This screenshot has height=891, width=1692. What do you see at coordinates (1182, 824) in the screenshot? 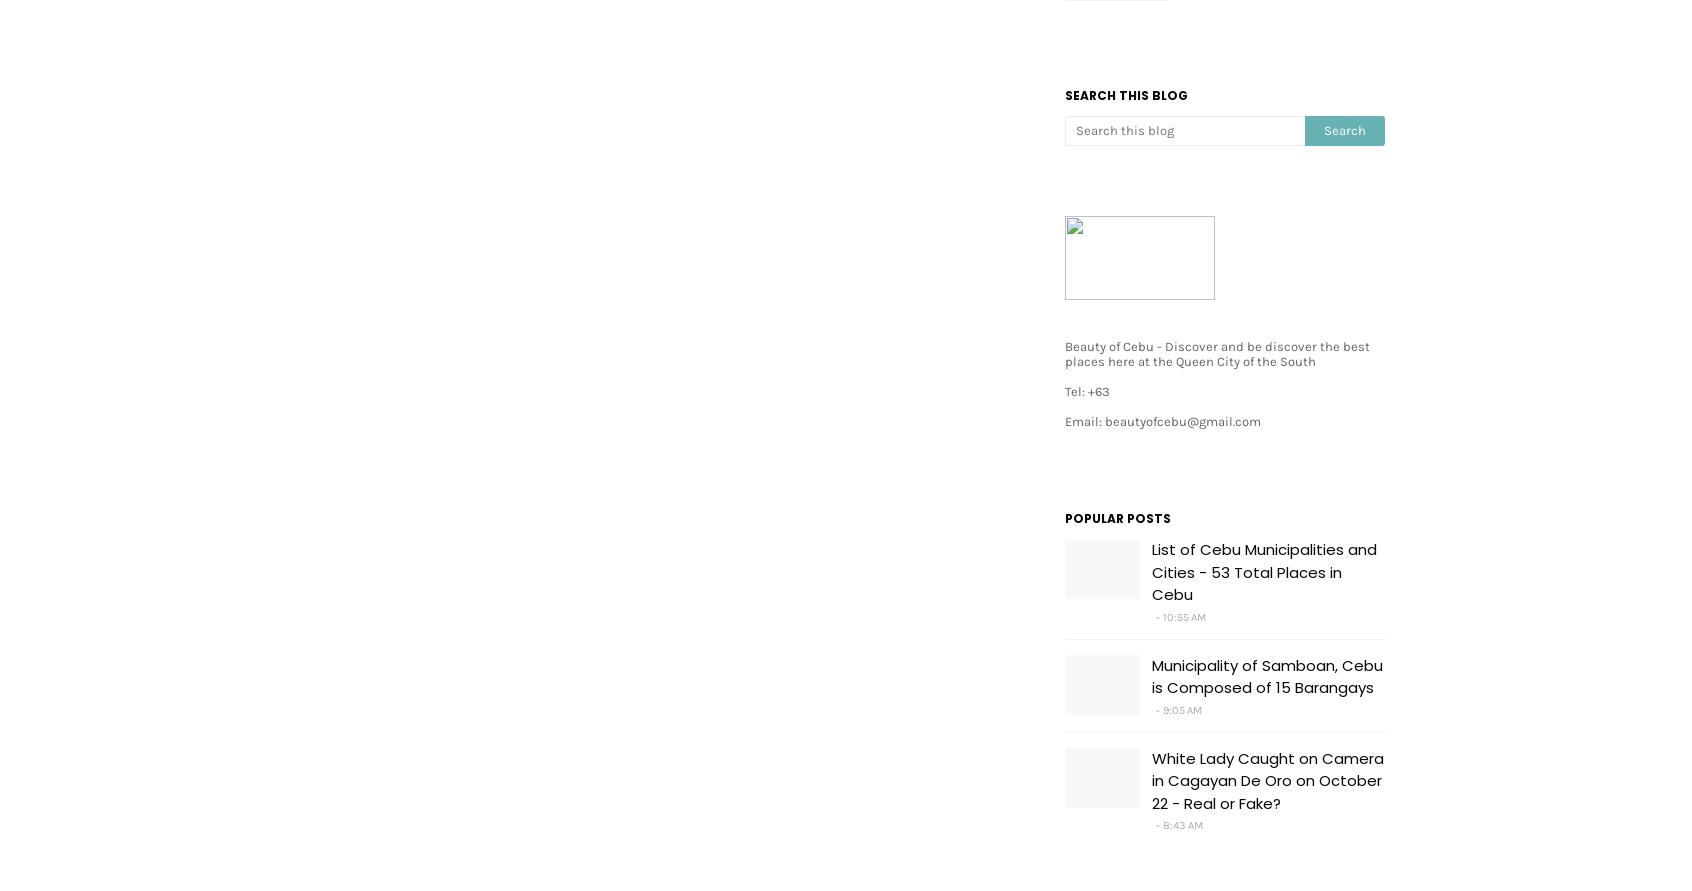
I see `'8:43 AM'` at bounding box center [1182, 824].